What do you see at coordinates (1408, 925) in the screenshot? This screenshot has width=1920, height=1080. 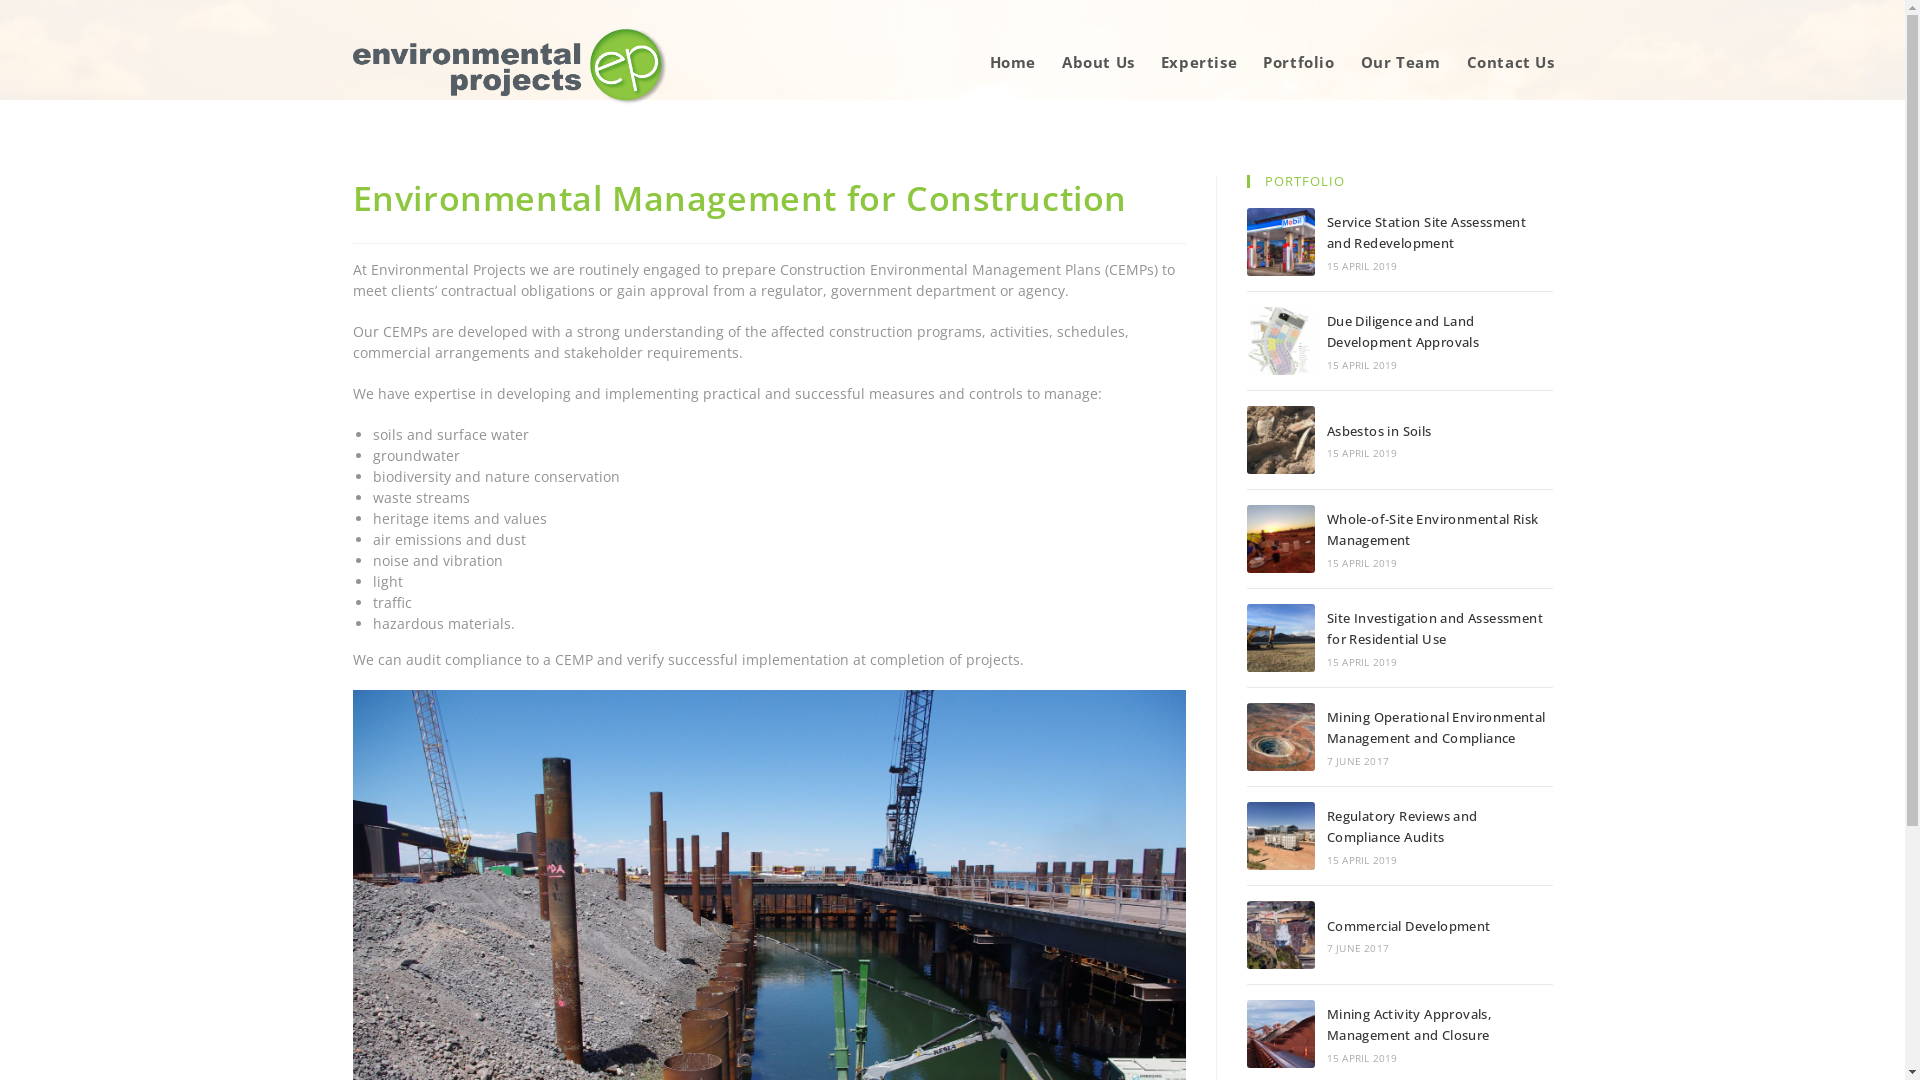 I see `'Commercial Development'` at bounding box center [1408, 925].